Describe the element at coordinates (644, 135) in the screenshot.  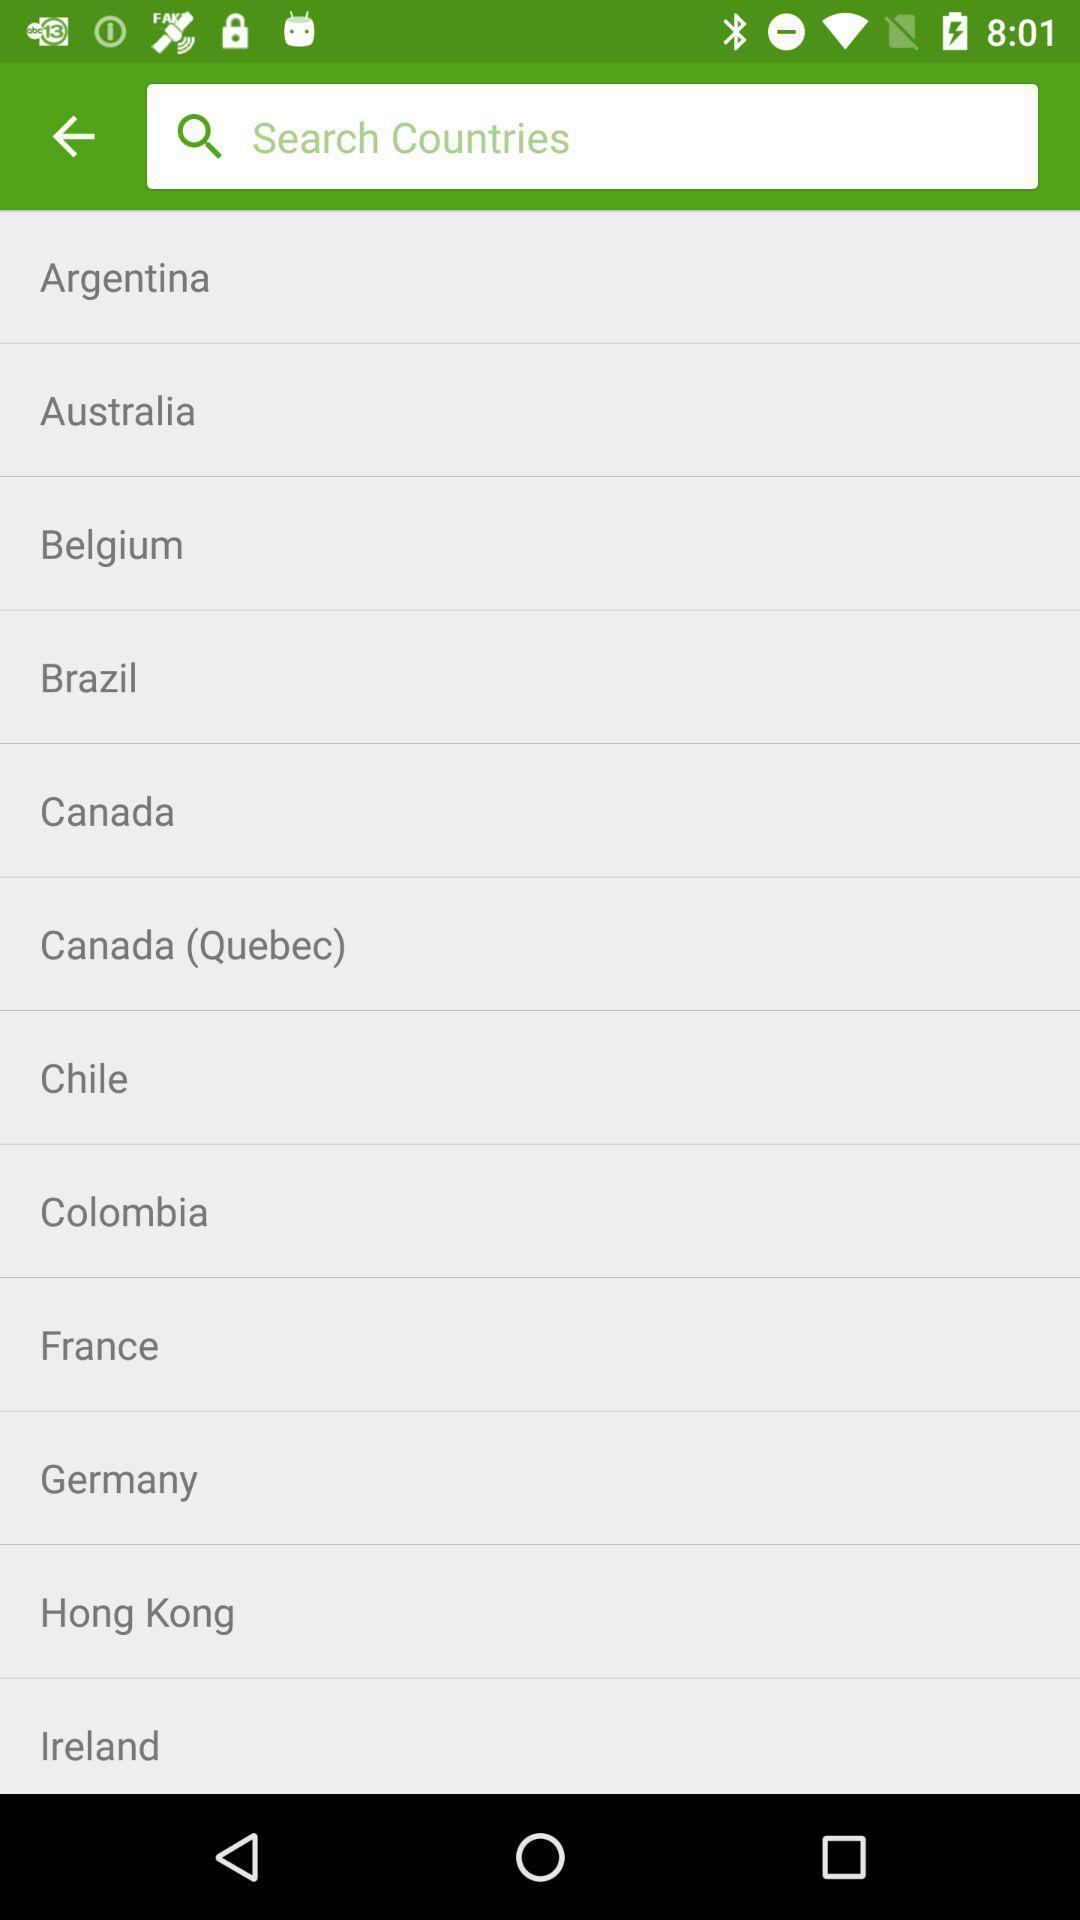
I see `the item above the argentina icon` at that location.